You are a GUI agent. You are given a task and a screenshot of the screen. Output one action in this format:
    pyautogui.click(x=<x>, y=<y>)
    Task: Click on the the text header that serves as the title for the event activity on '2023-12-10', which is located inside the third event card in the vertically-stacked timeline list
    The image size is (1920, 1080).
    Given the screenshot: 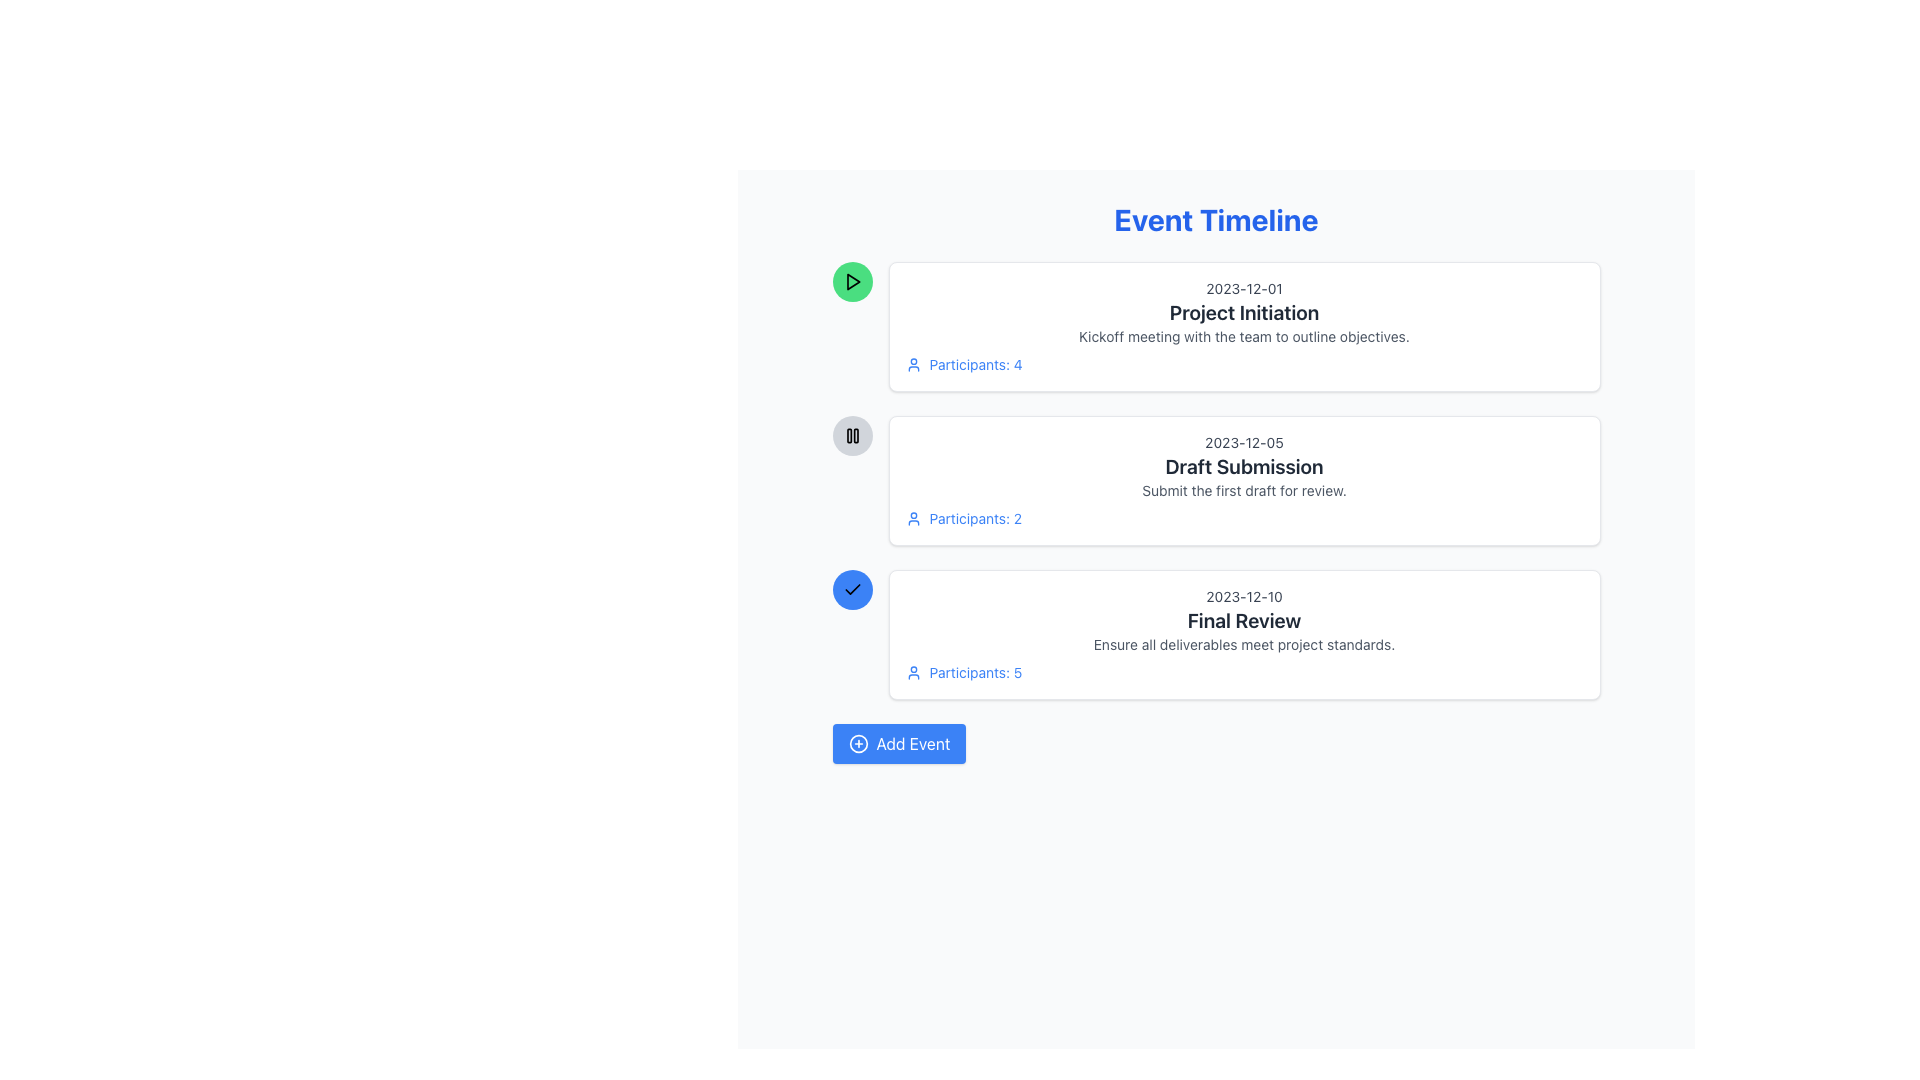 What is the action you would take?
    pyautogui.click(x=1243, y=620)
    